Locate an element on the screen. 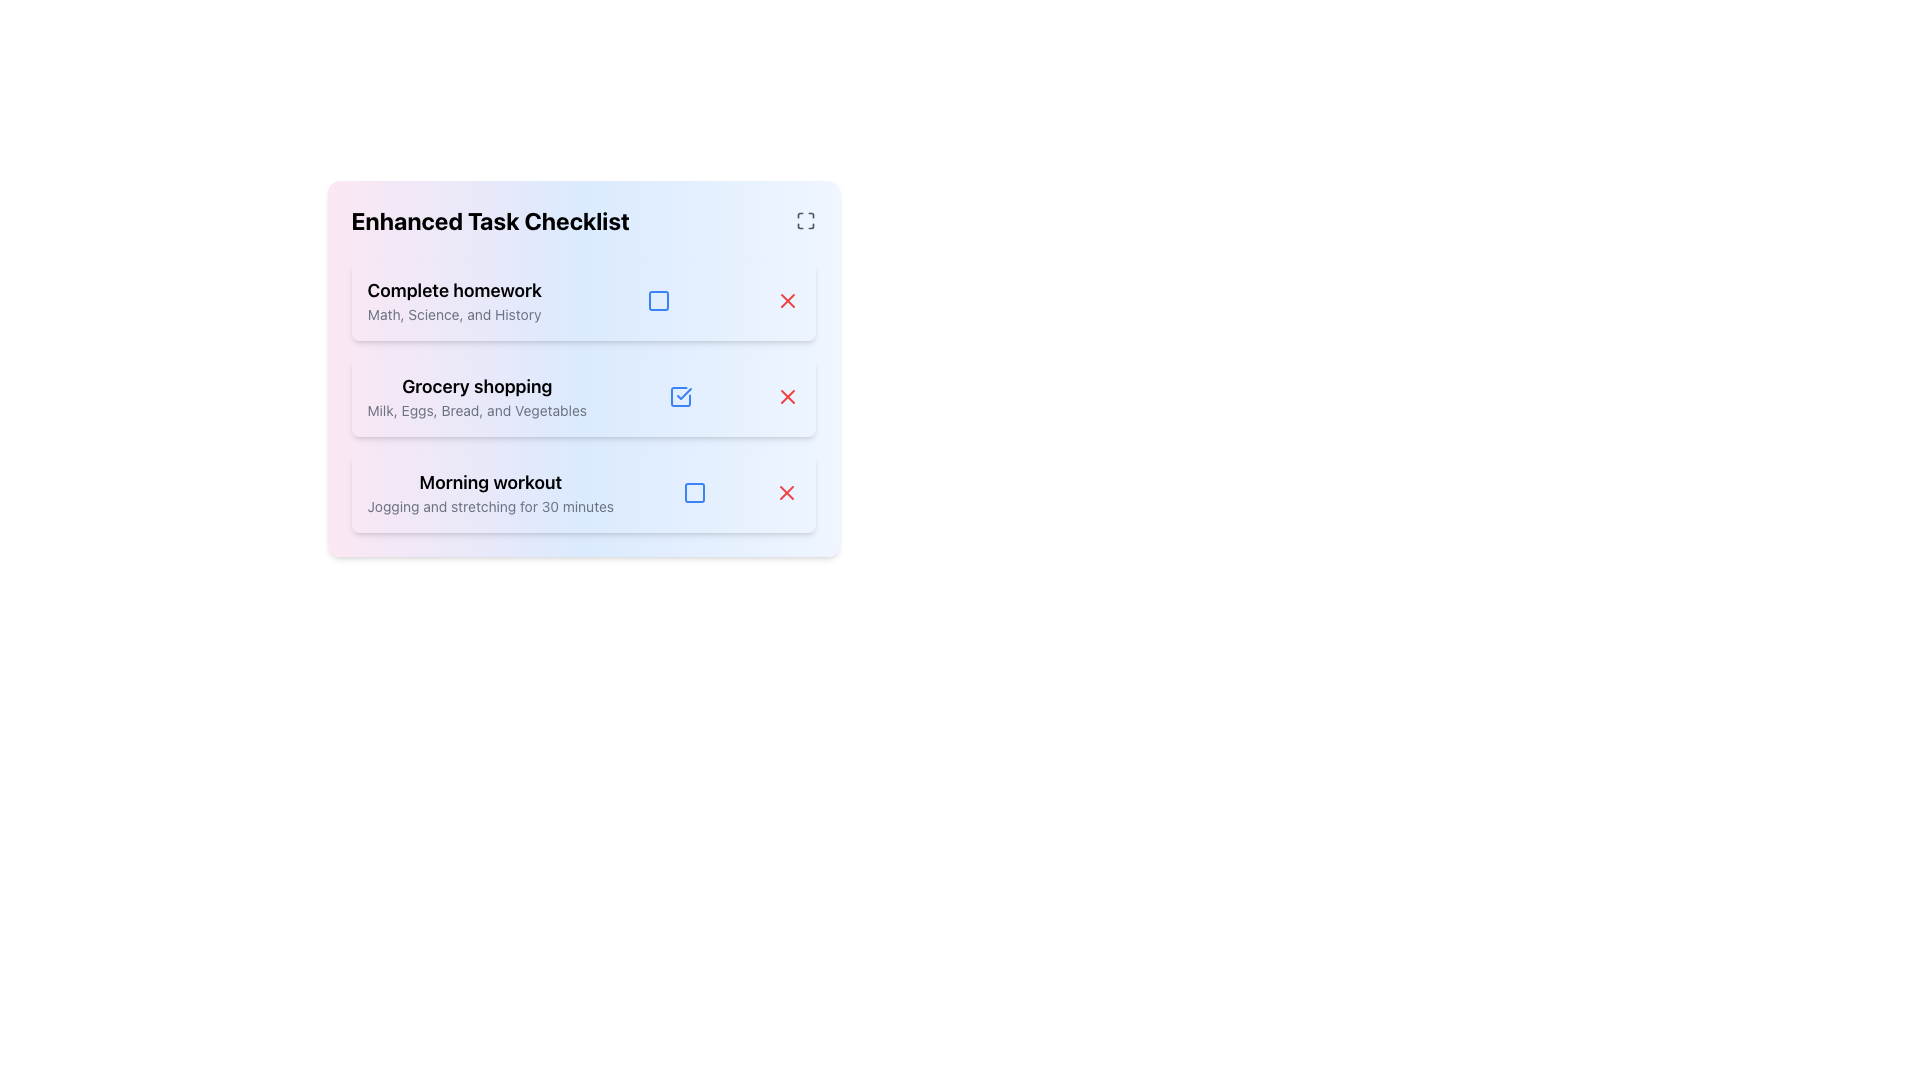  the delete button located to the far right of the 'Morning workout' task item is located at coordinates (786, 493).